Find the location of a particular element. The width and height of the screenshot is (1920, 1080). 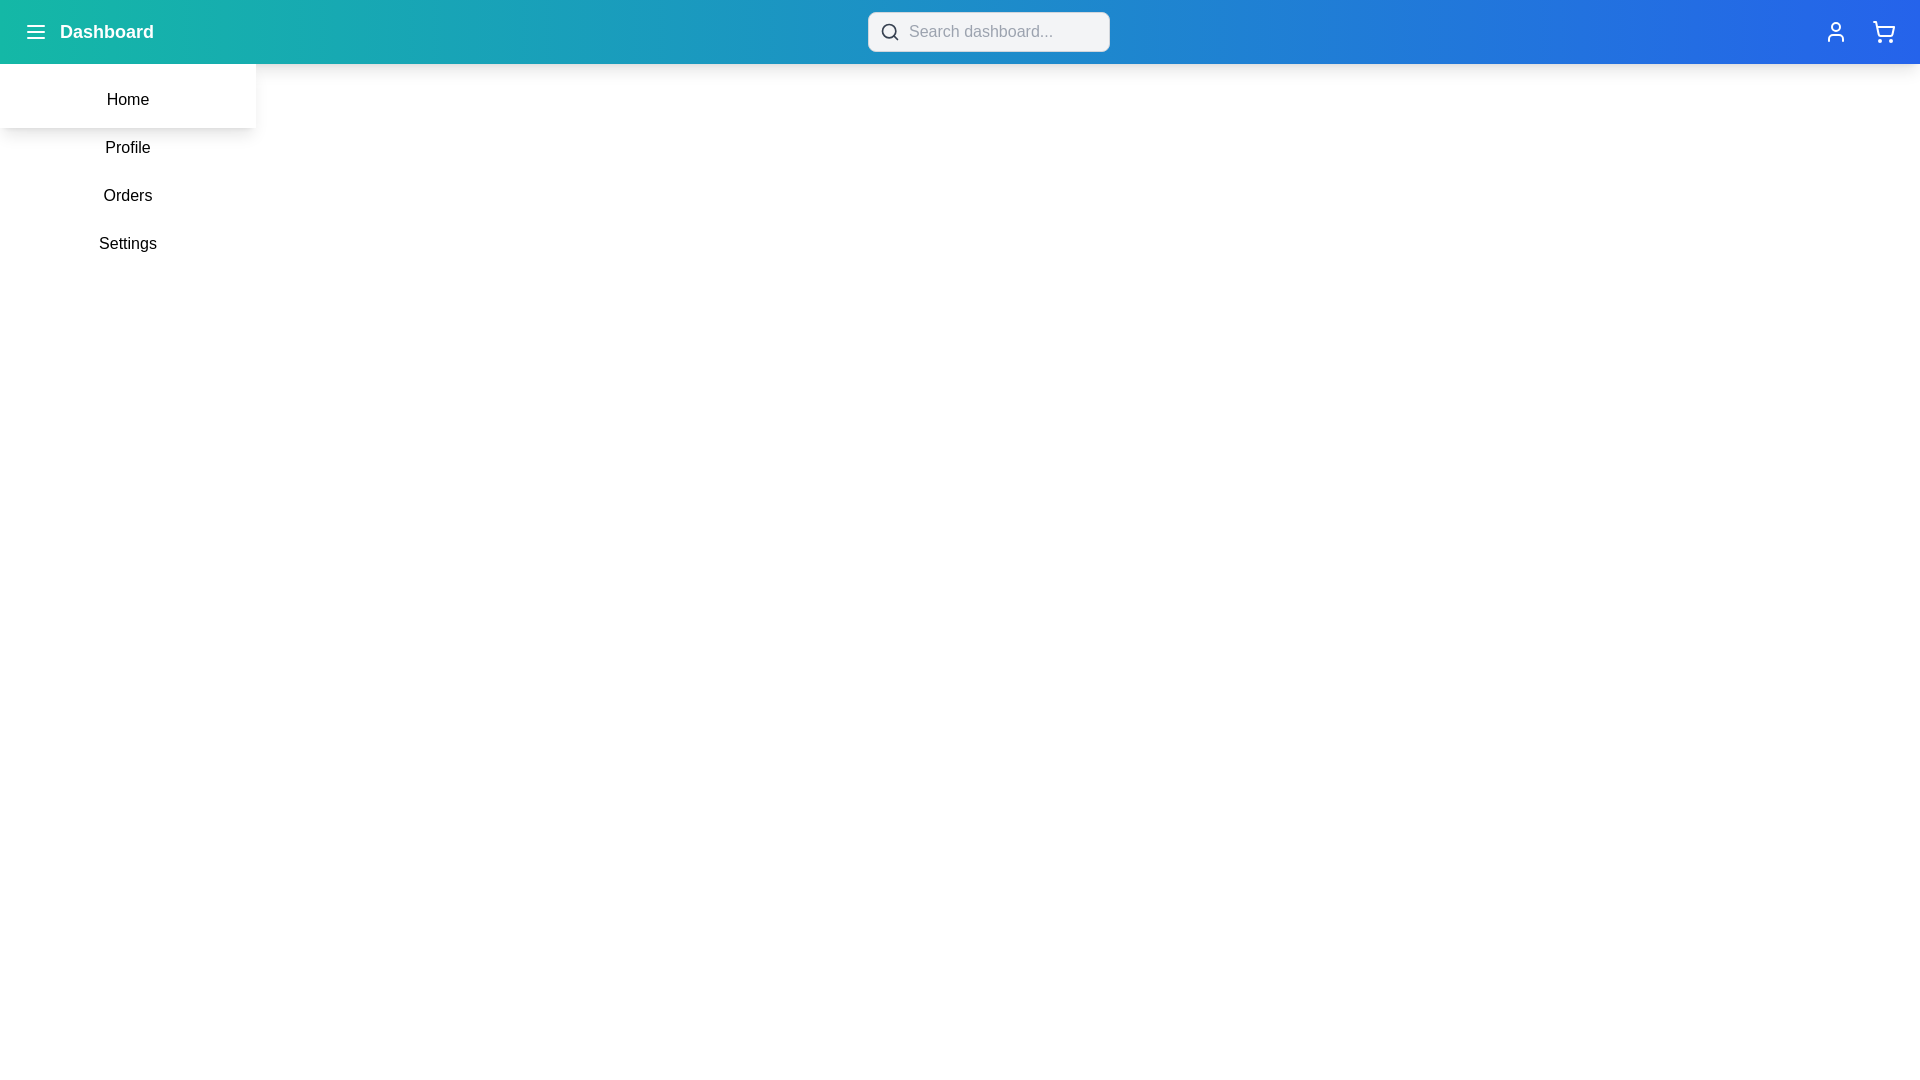

the shopping cart icon located at the top-right corner of the application header is located at coordinates (1882, 31).